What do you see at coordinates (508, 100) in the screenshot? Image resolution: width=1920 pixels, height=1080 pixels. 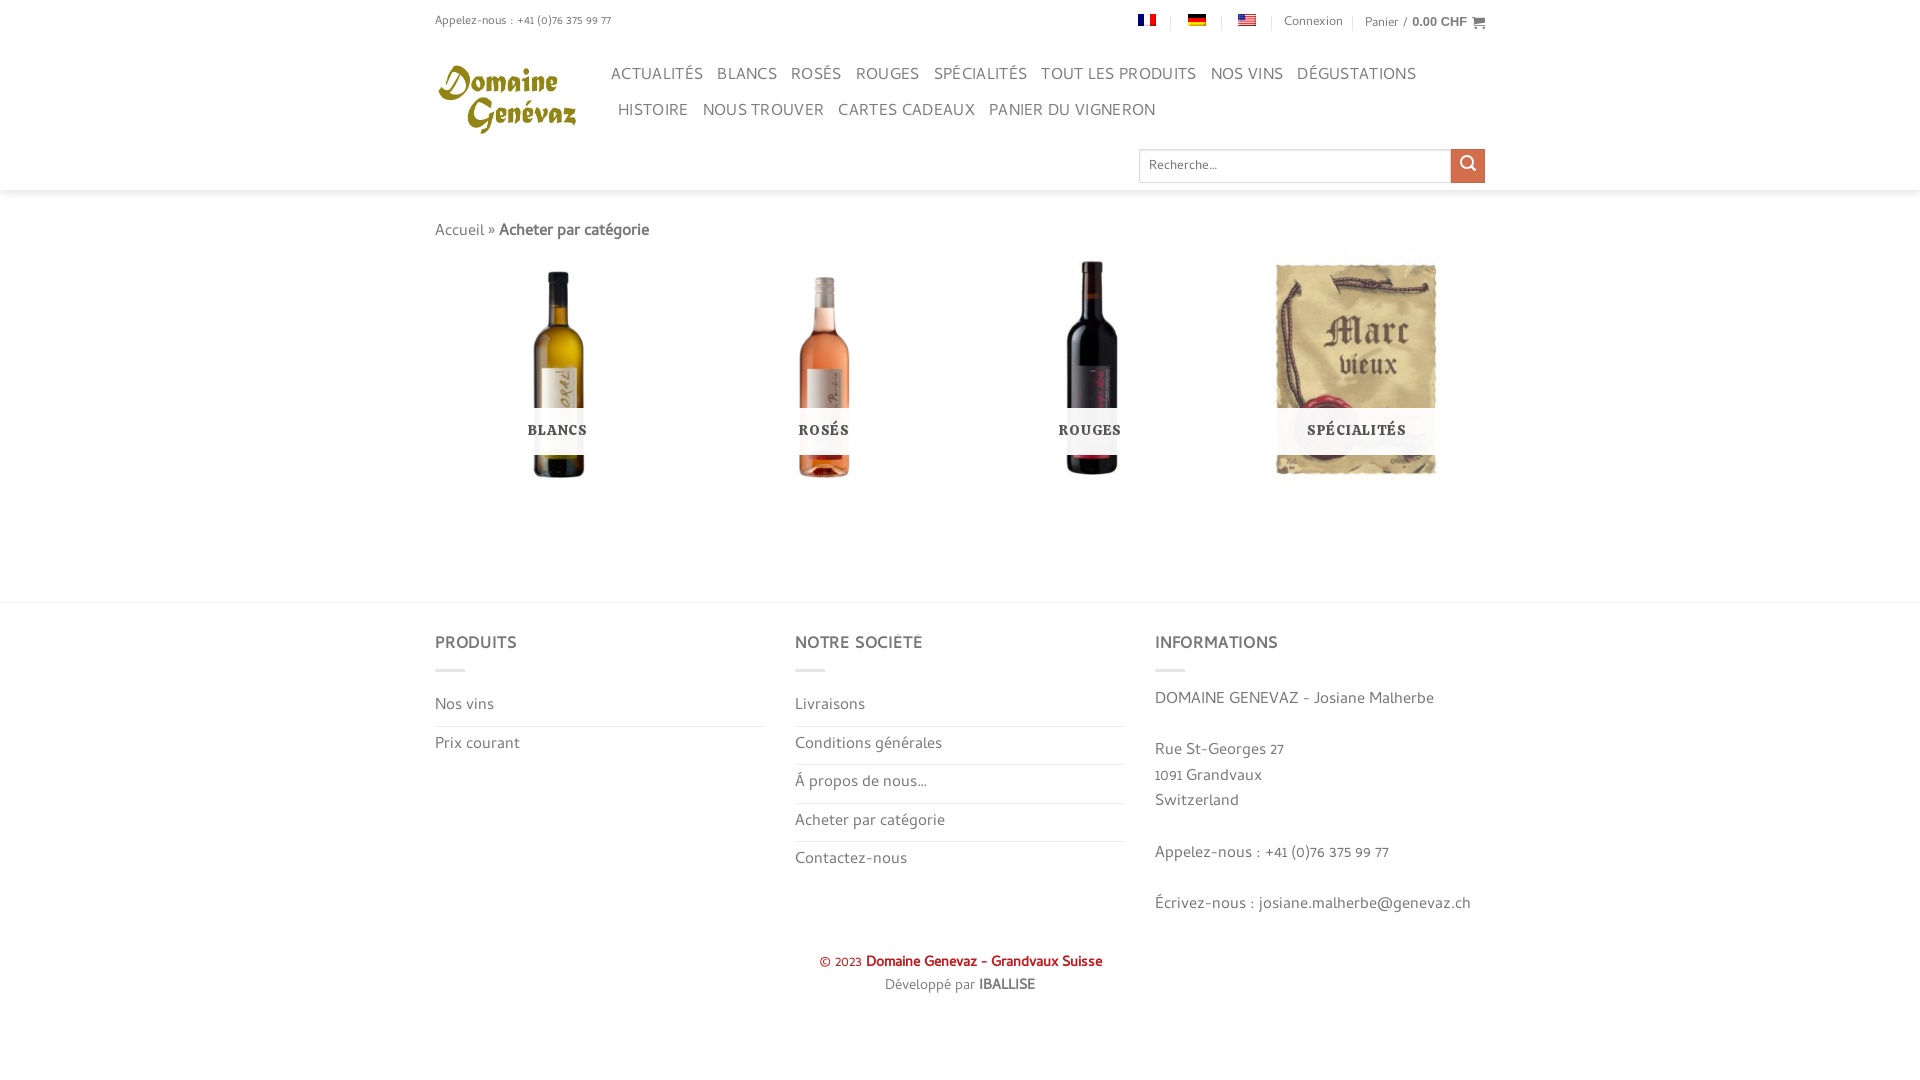 I see `'Josiane Malherbe | Vins Genevaz'` at bounding box center [508, 100].